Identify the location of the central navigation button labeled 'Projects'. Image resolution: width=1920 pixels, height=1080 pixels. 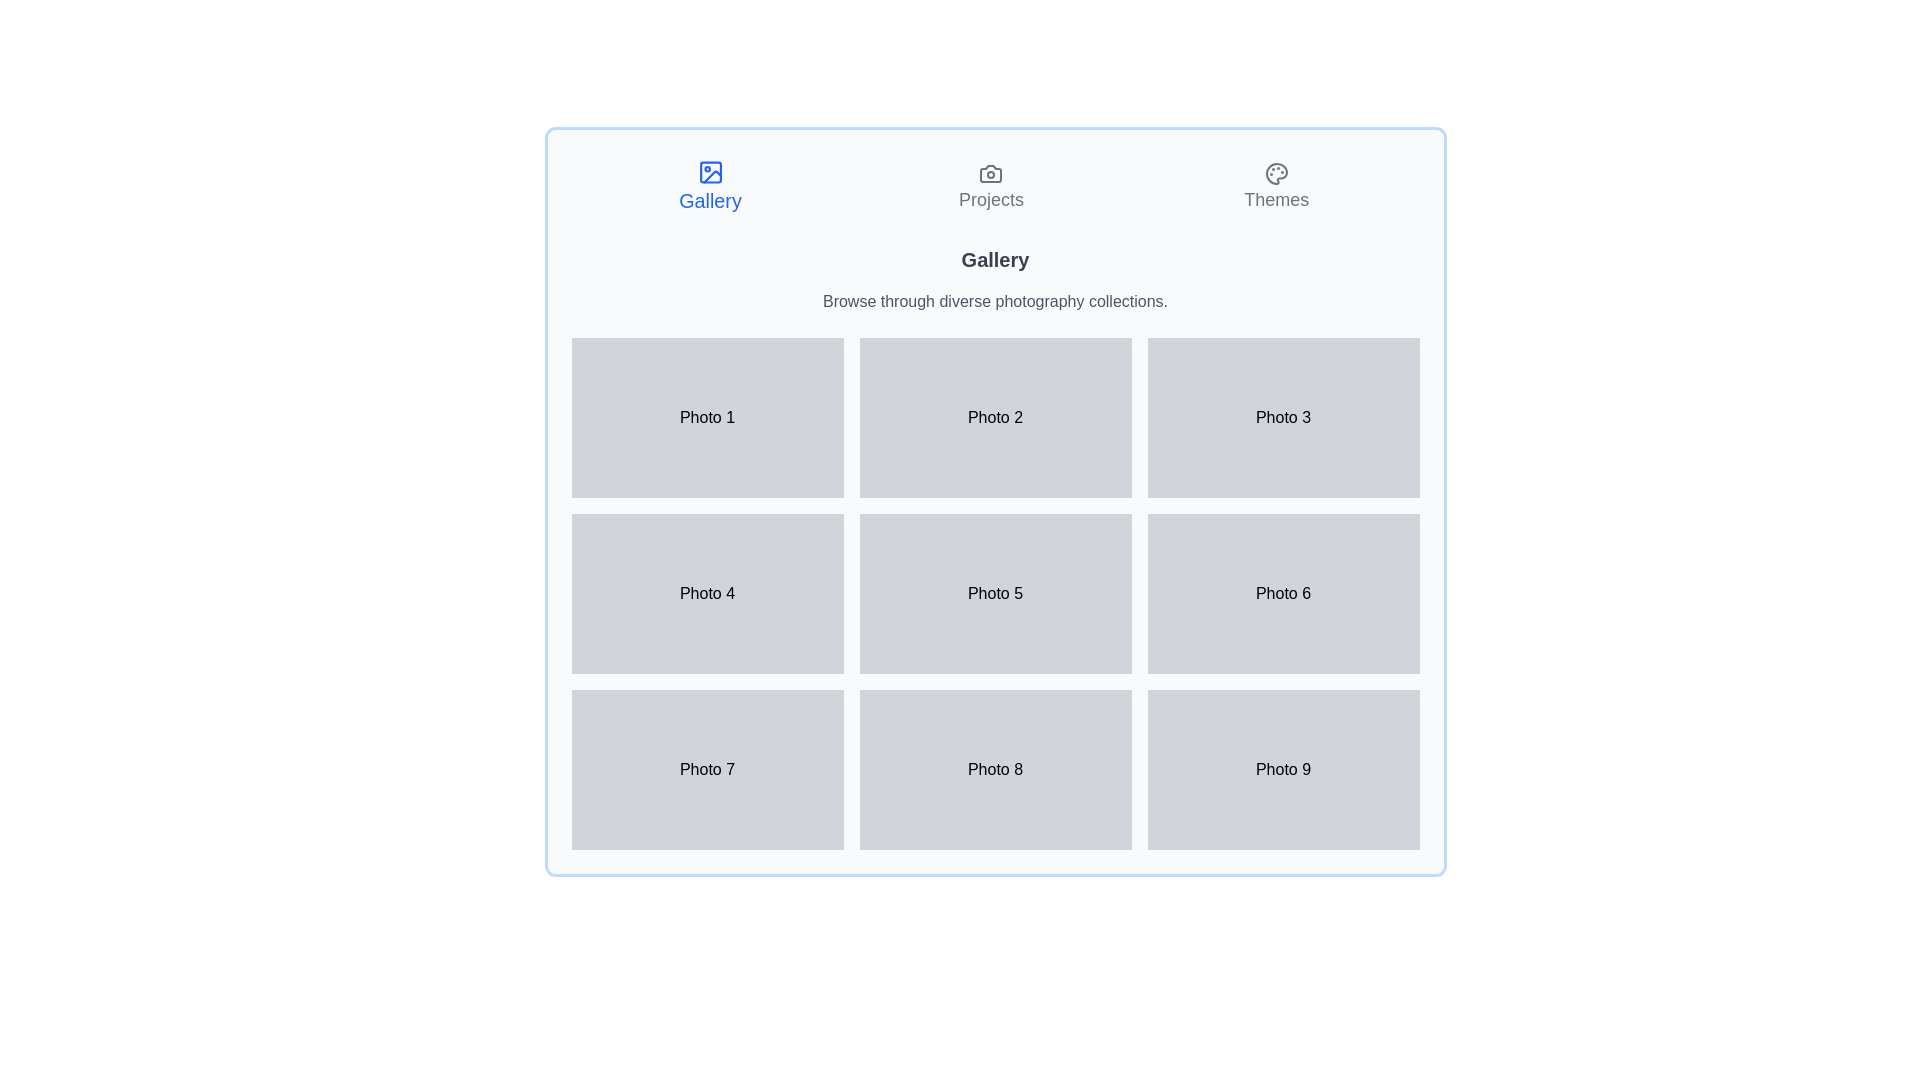
(991, 188).